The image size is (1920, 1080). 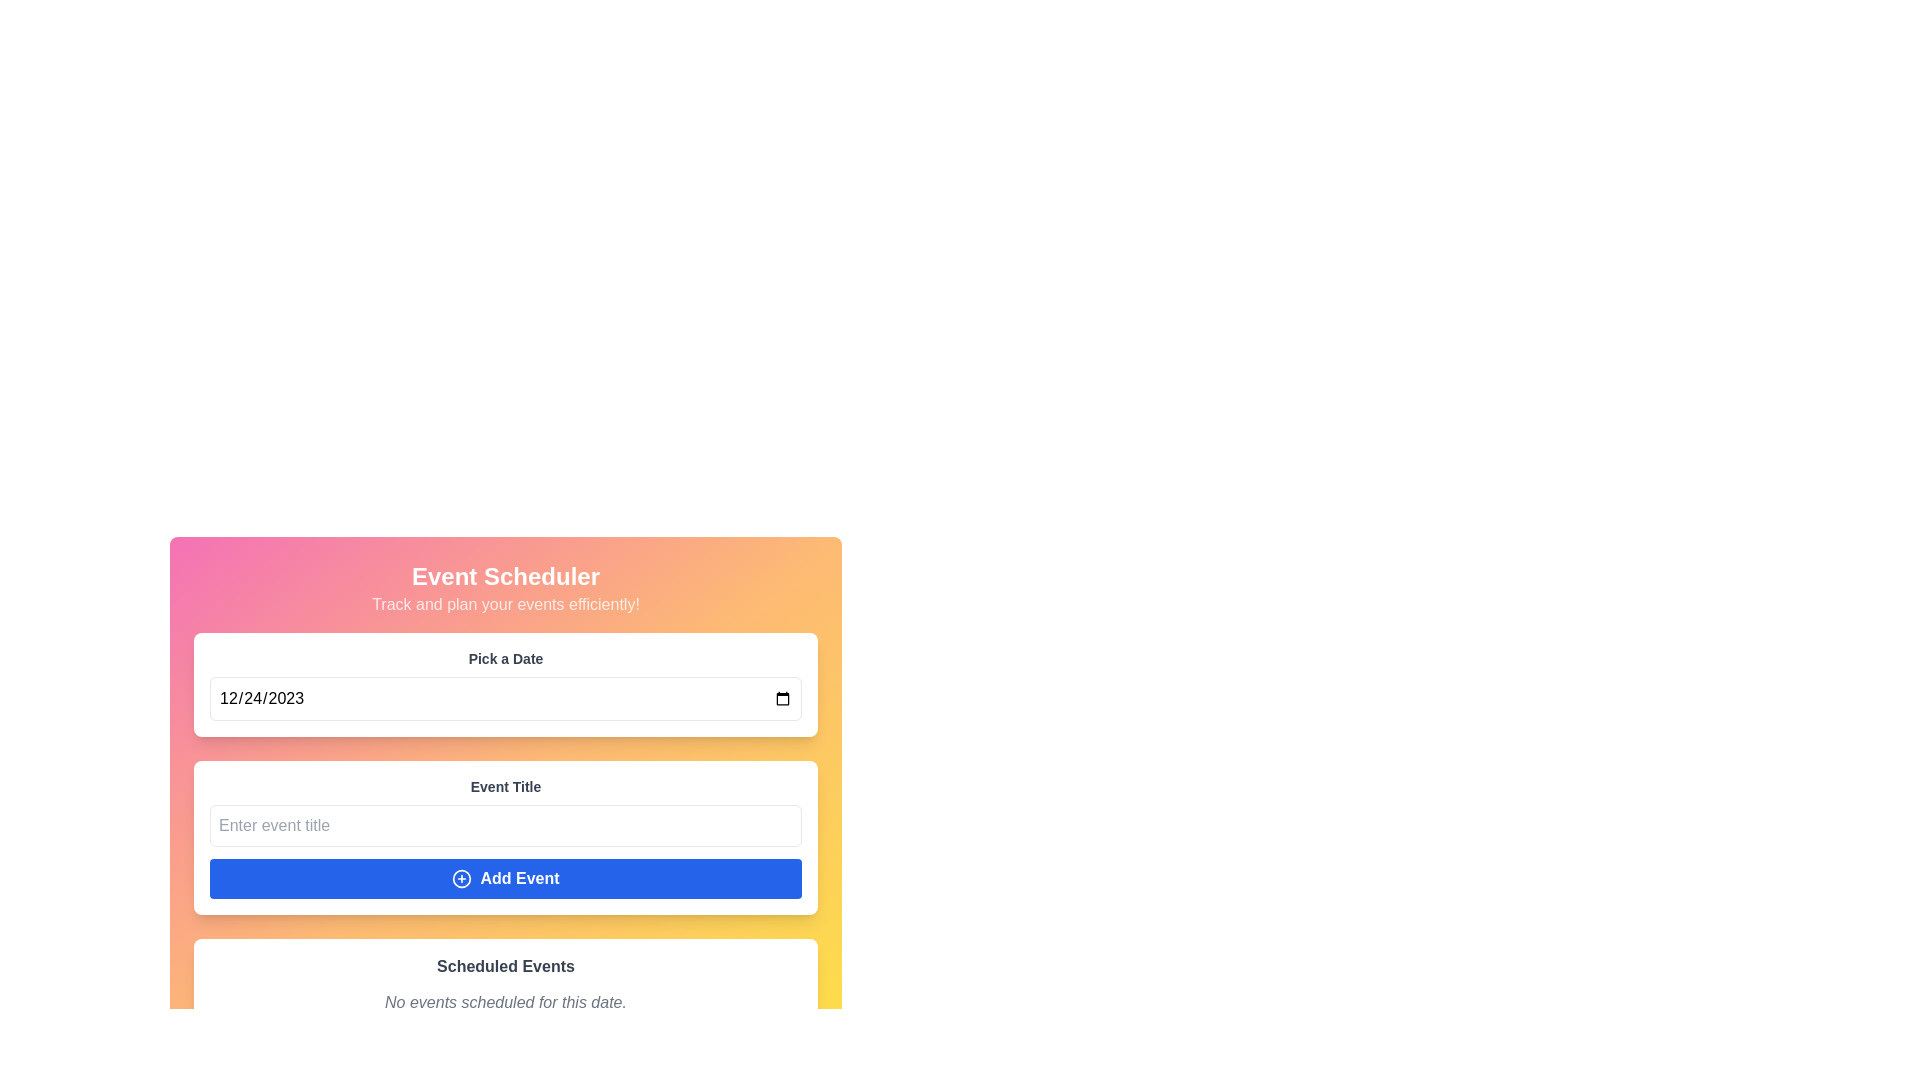 What do you see at coordinates (505, 1002) in the screenshot?
I see `status message text label that informs the user there are no scheduled events for the selected date, located below the 'Scheduled Events' heading` at bounding box center [505, 1002].